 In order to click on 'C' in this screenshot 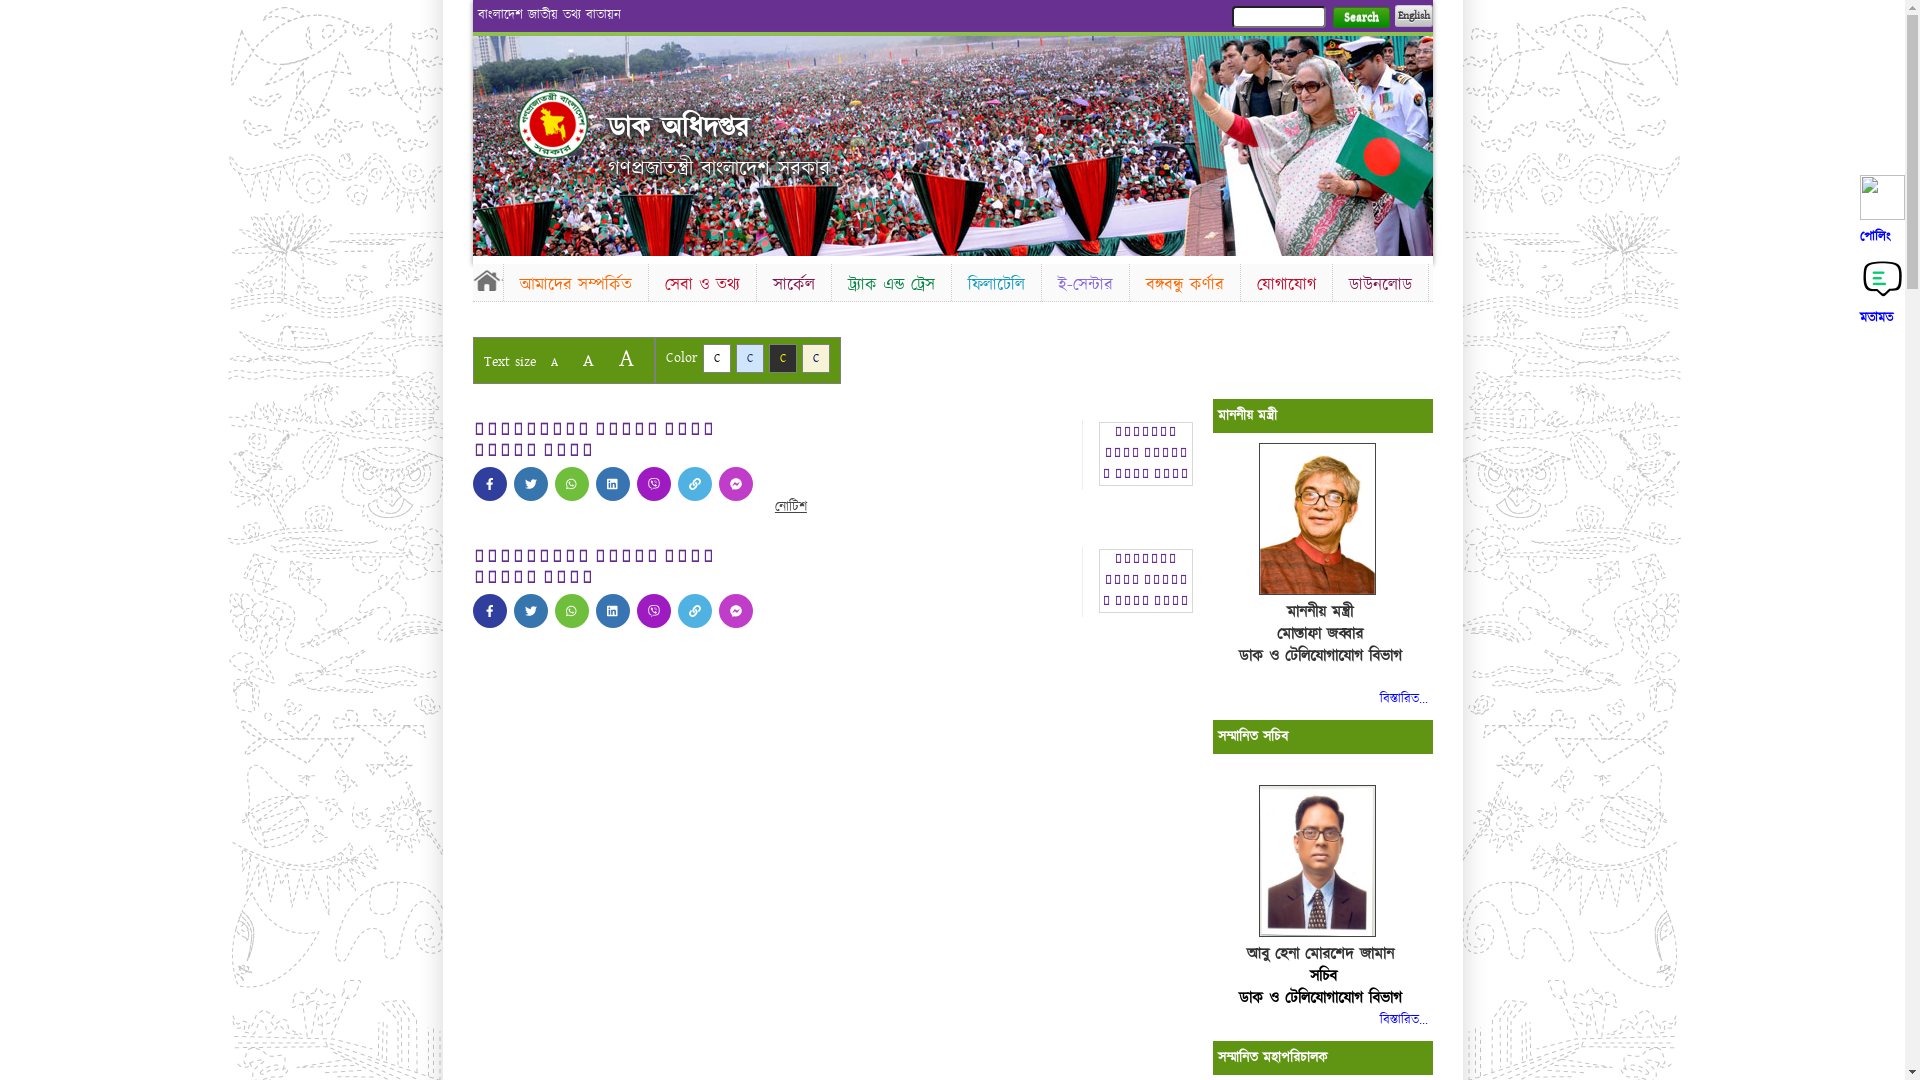, I will do `click(781, 357)`.